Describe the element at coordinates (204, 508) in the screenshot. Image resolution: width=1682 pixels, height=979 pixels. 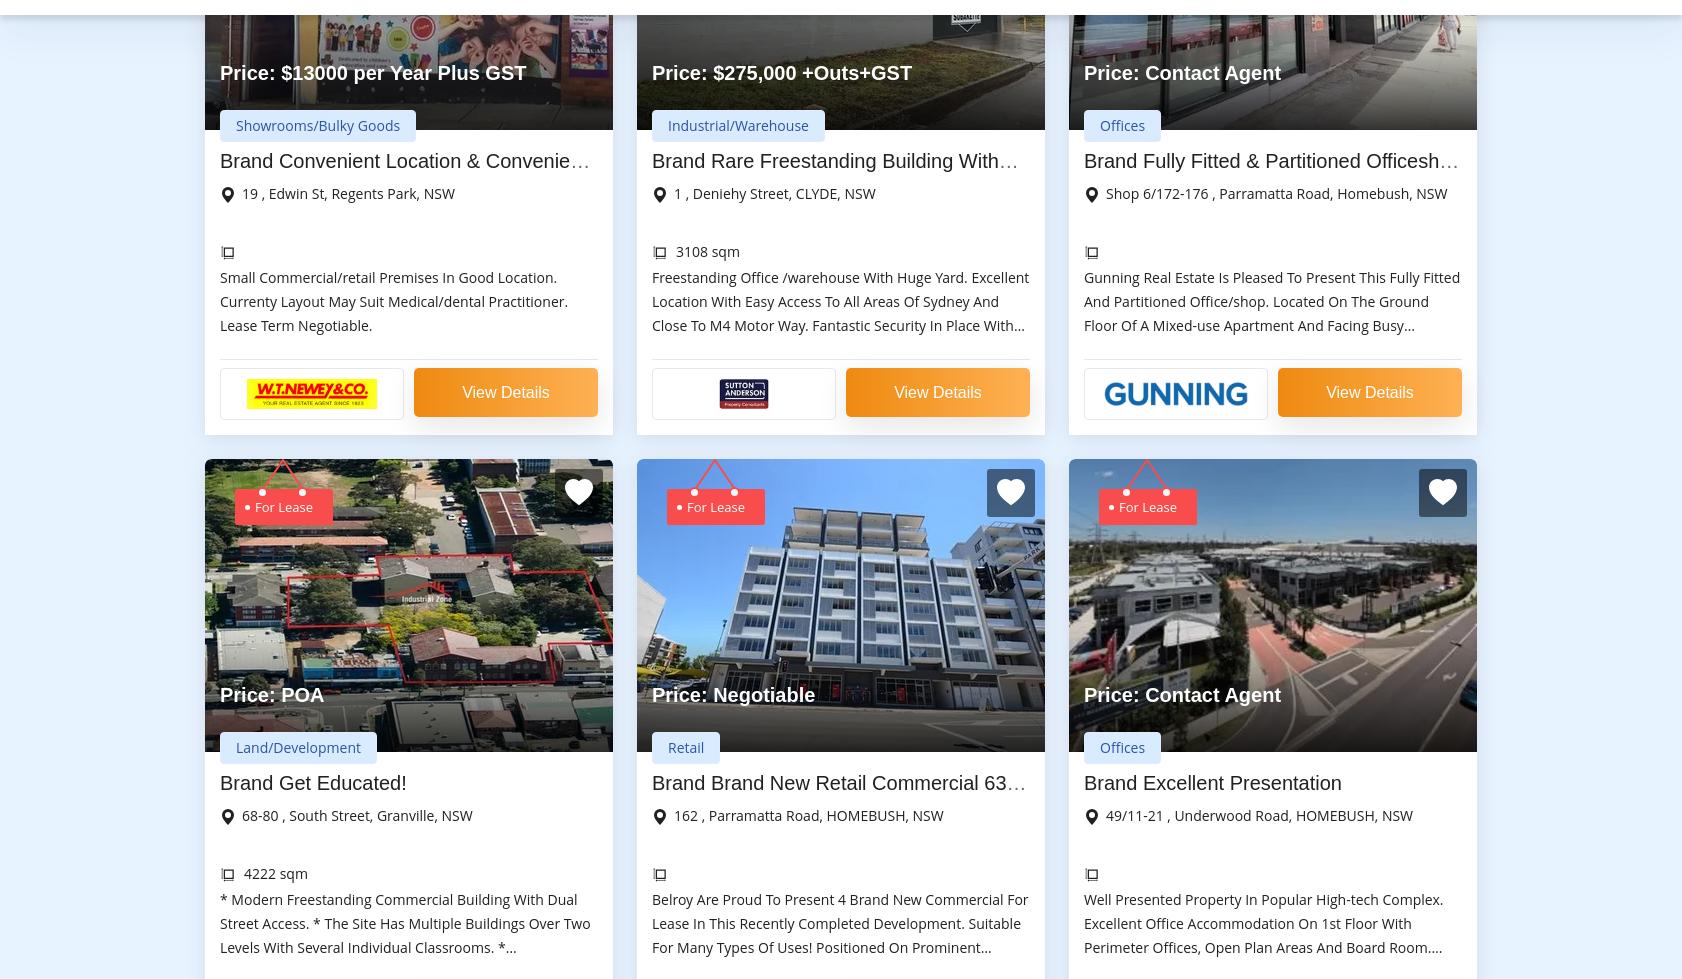
I see `'Commercial Real Estate Darwin'` at that location.